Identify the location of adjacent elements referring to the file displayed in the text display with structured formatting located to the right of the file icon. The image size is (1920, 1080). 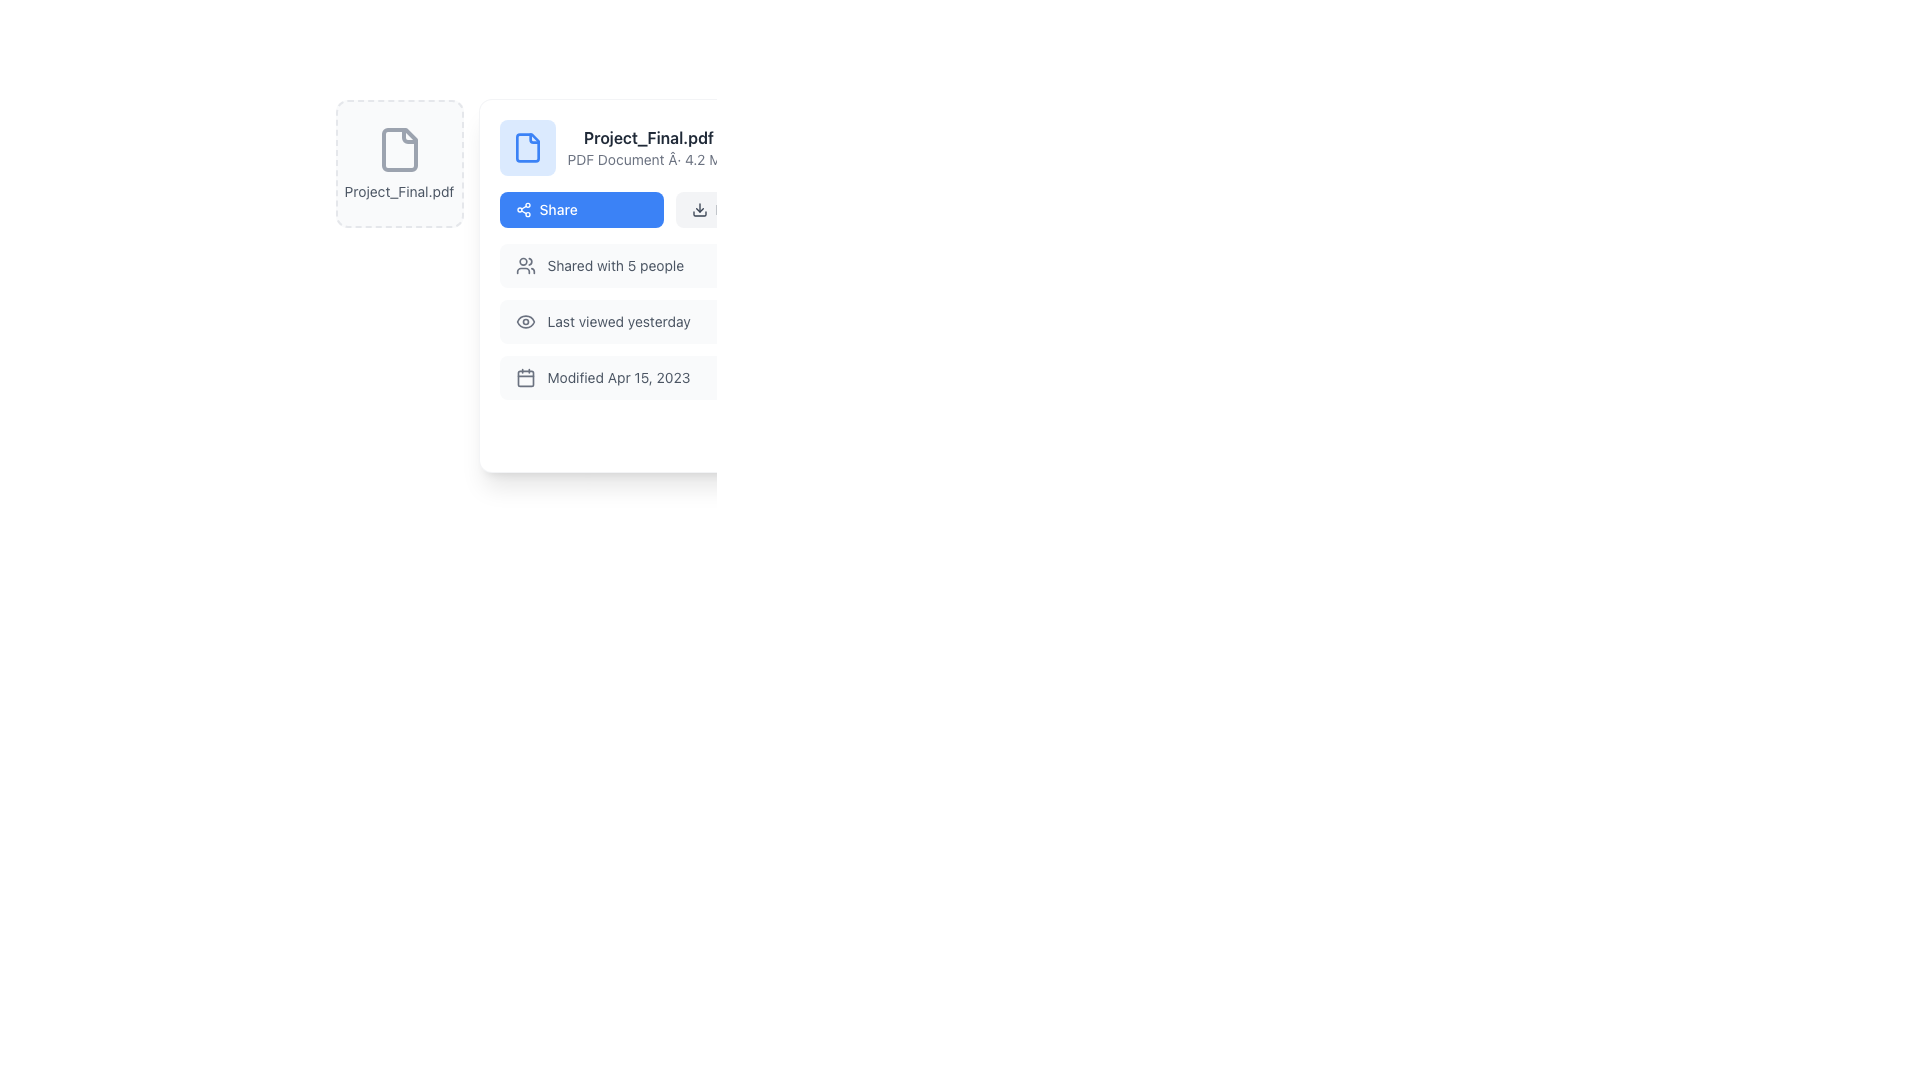
(648, 146).